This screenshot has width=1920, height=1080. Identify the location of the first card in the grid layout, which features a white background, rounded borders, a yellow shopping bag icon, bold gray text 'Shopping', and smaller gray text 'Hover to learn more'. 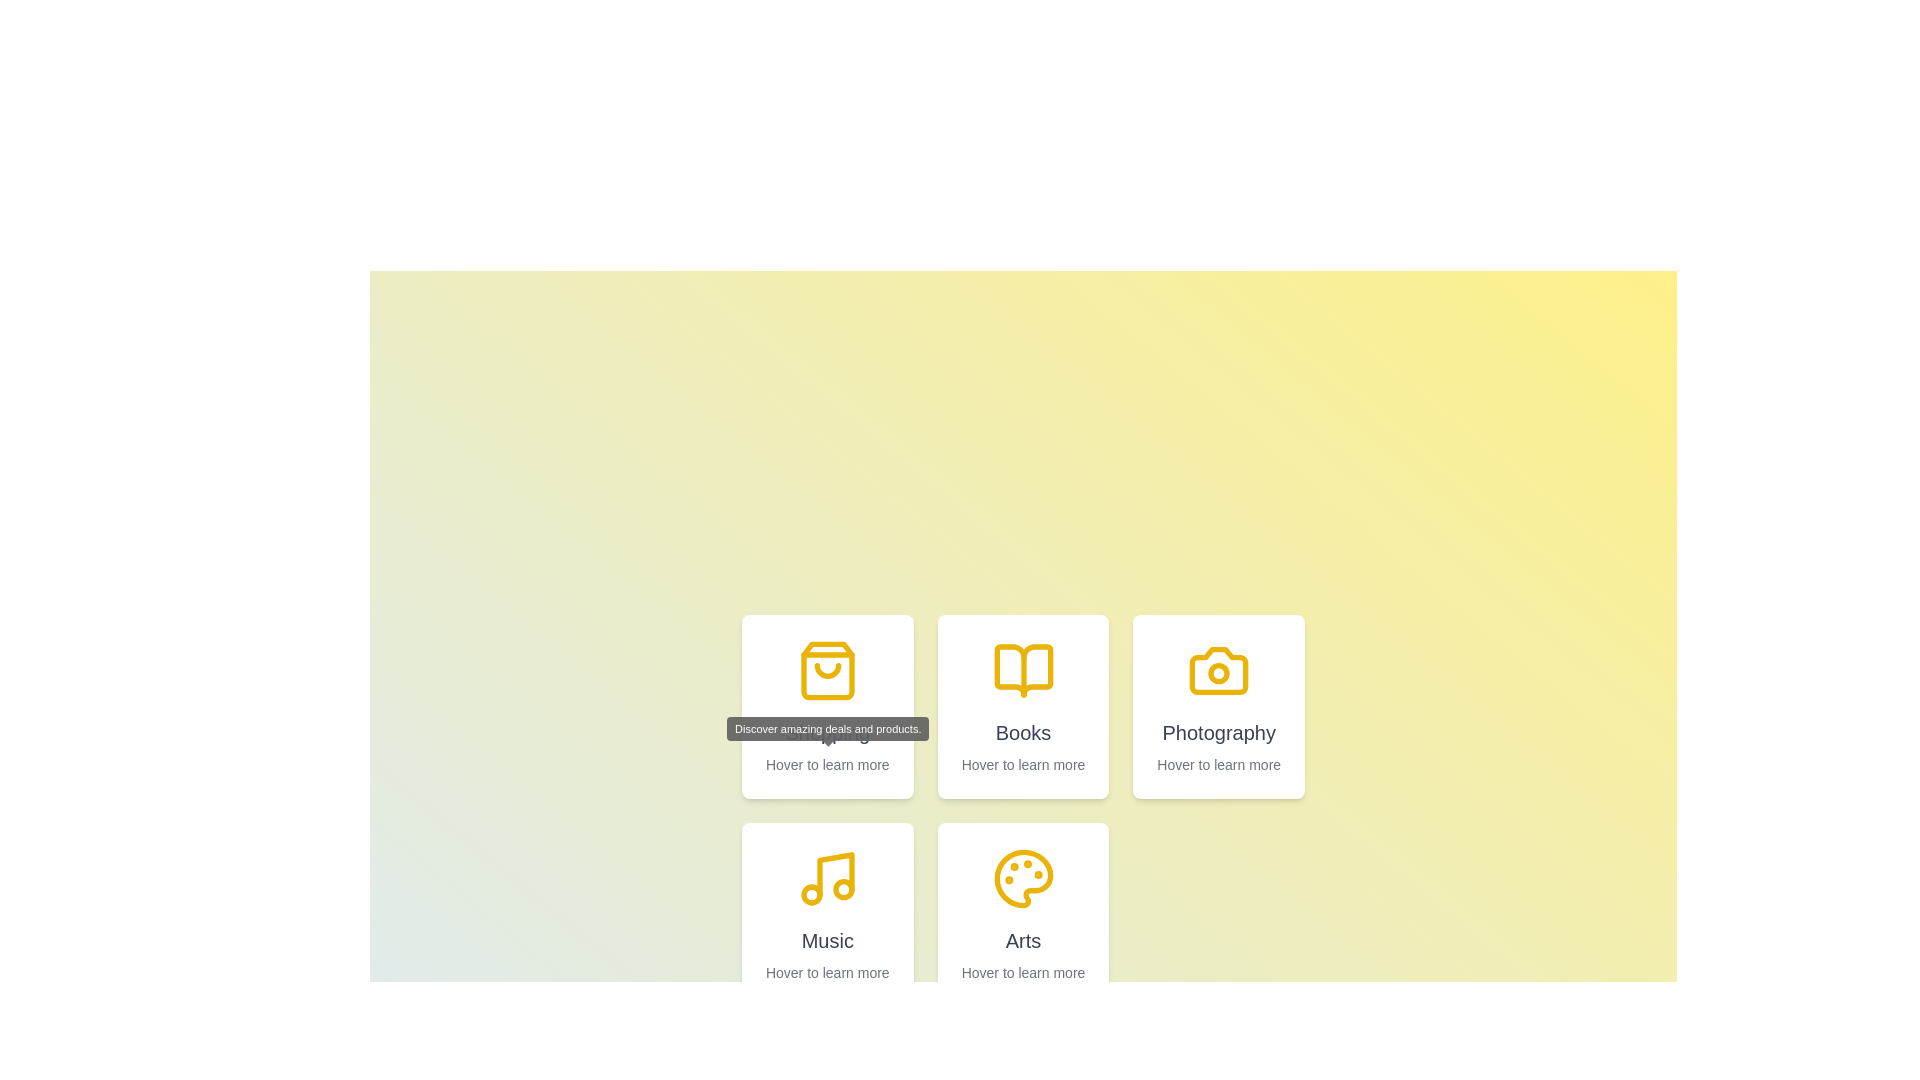
(827, 705).